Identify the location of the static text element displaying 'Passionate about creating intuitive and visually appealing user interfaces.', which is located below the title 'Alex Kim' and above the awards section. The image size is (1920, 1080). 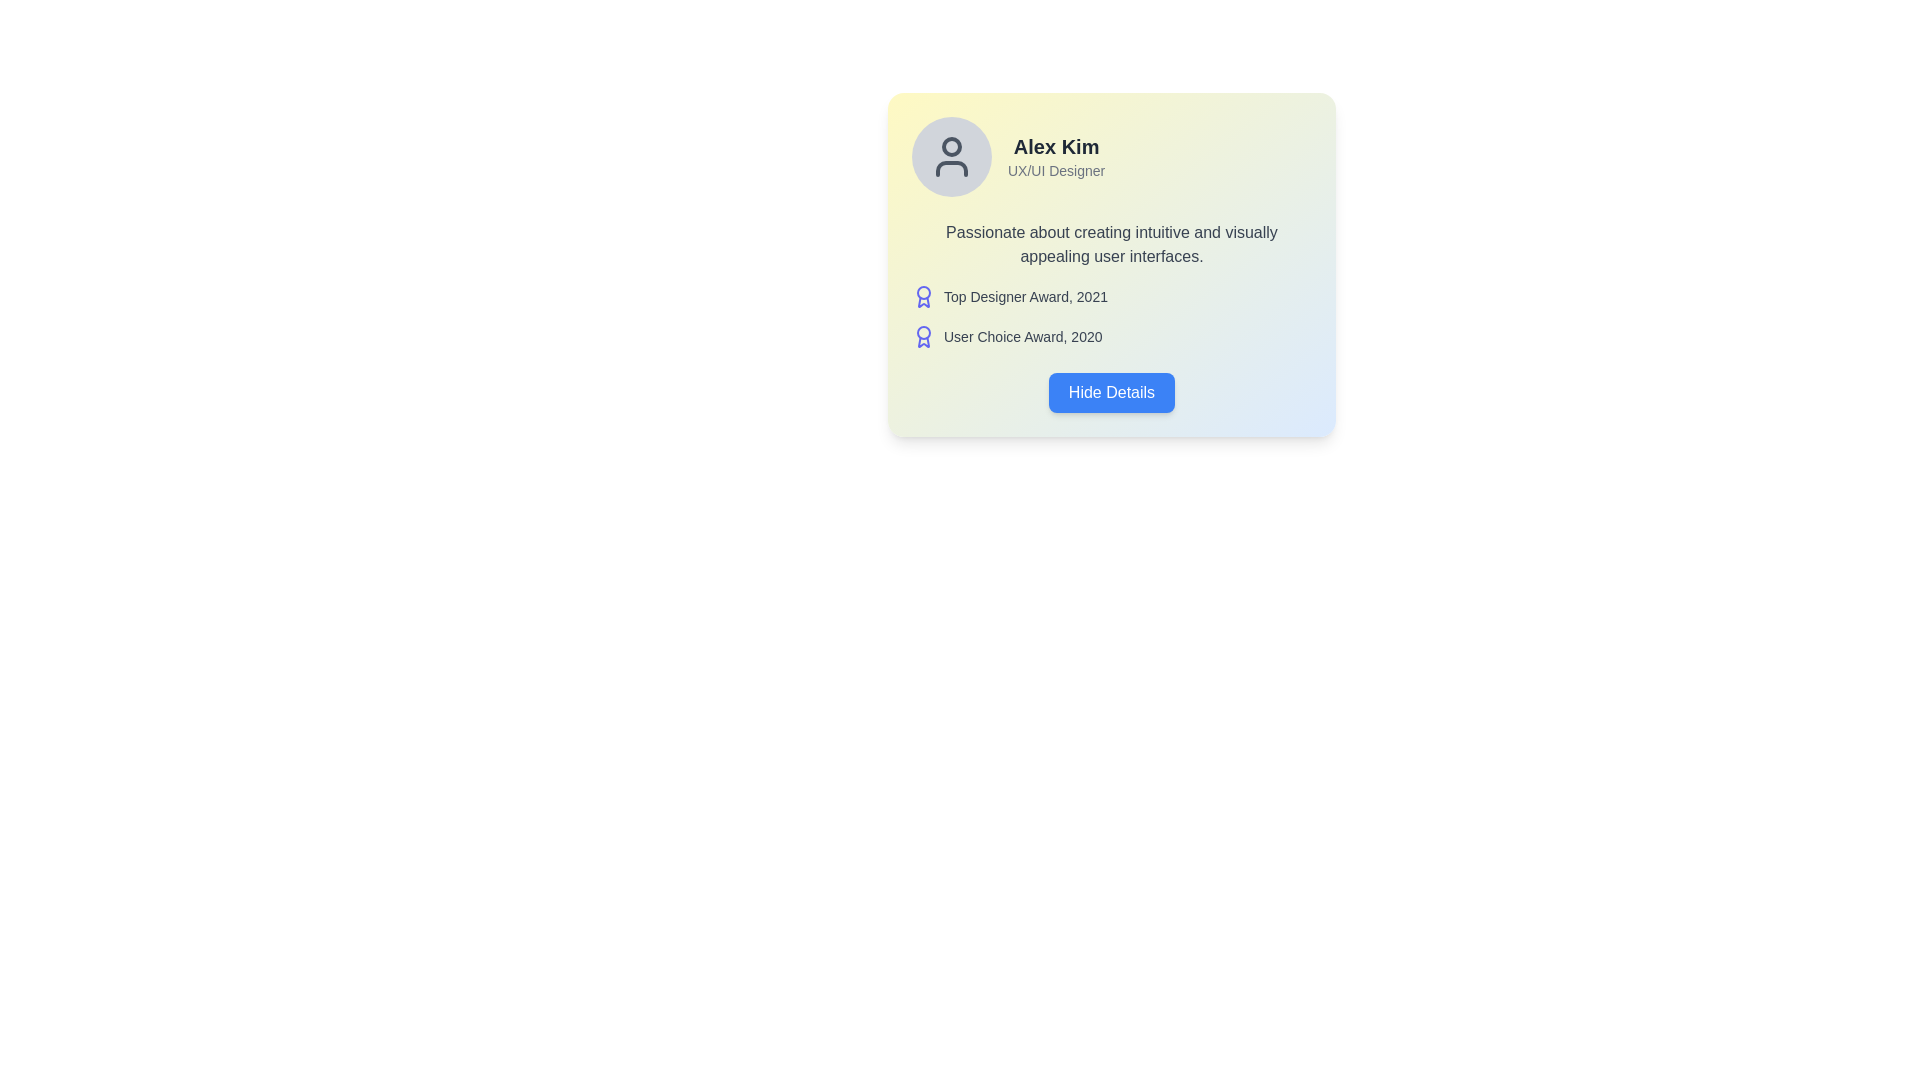
(1111, 244).